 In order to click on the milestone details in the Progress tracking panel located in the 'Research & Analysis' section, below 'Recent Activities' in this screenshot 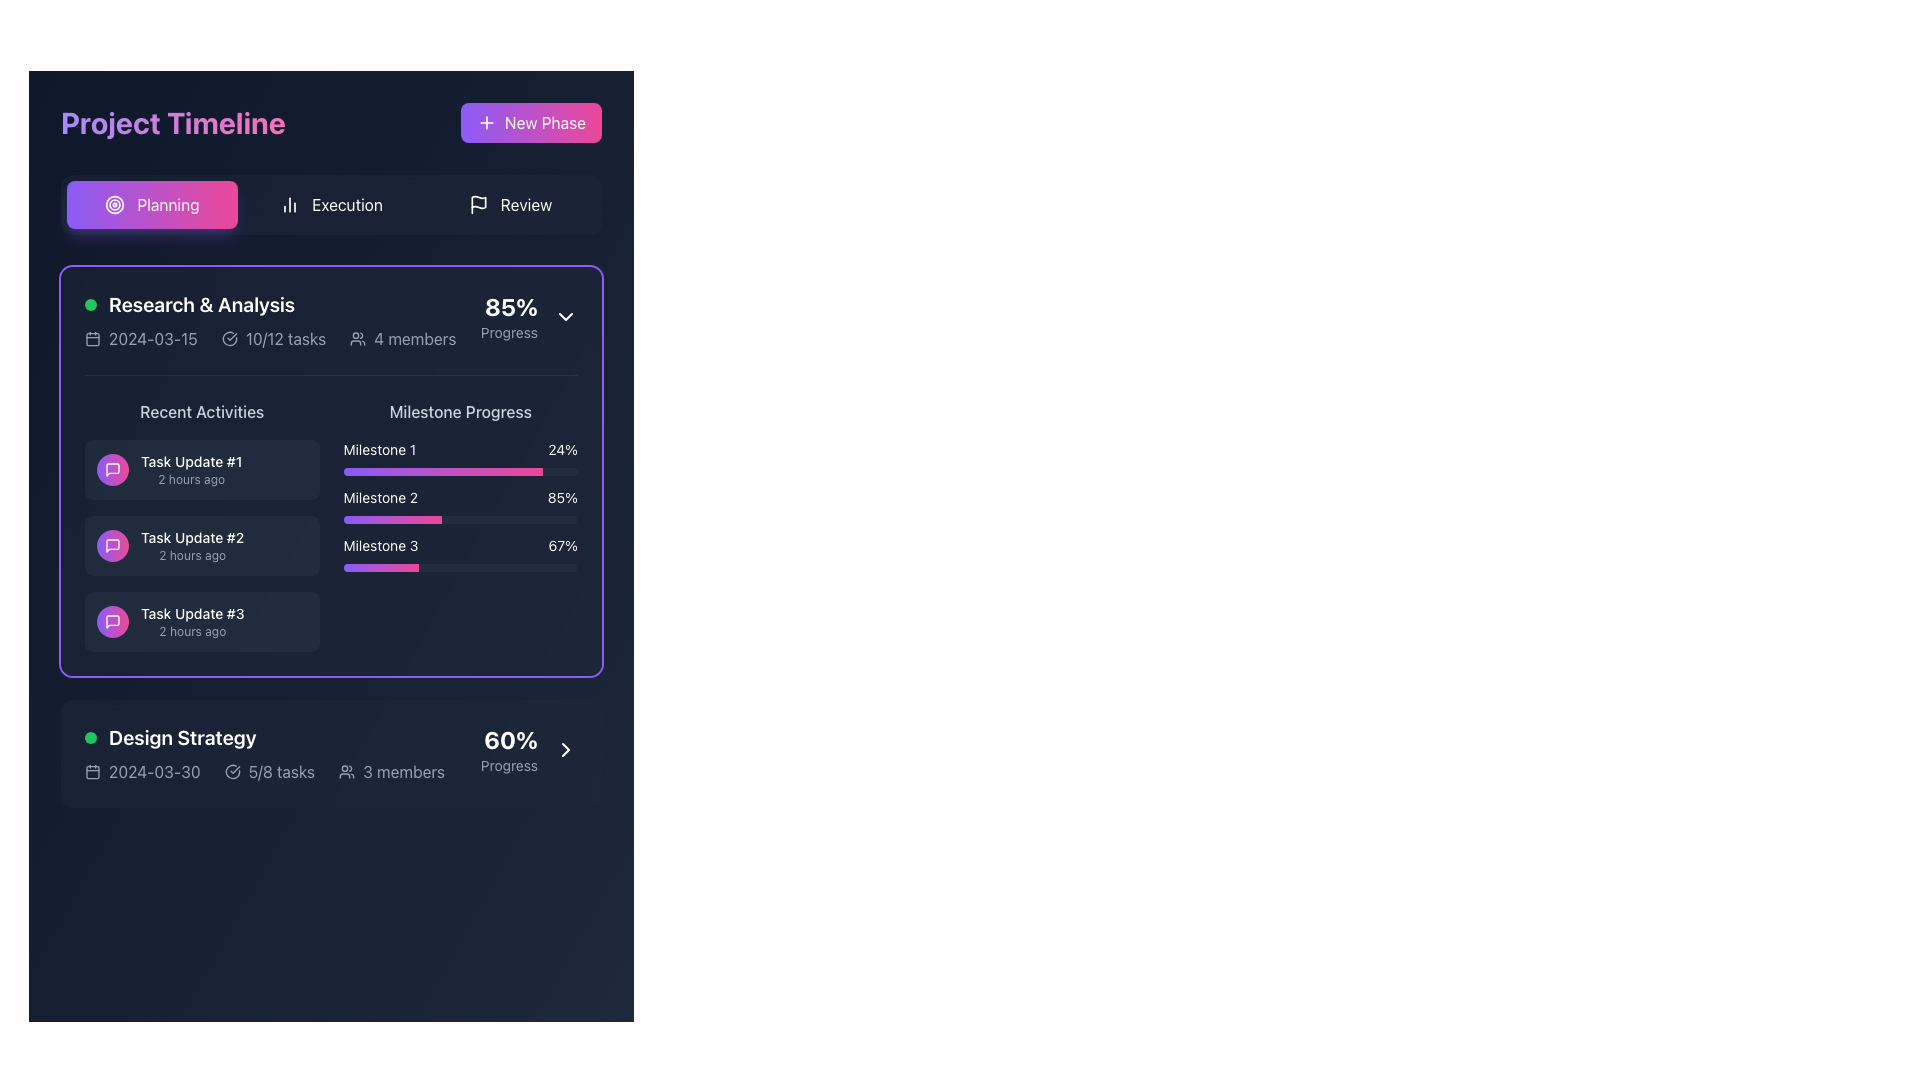, I will do `click(459, 524)`.